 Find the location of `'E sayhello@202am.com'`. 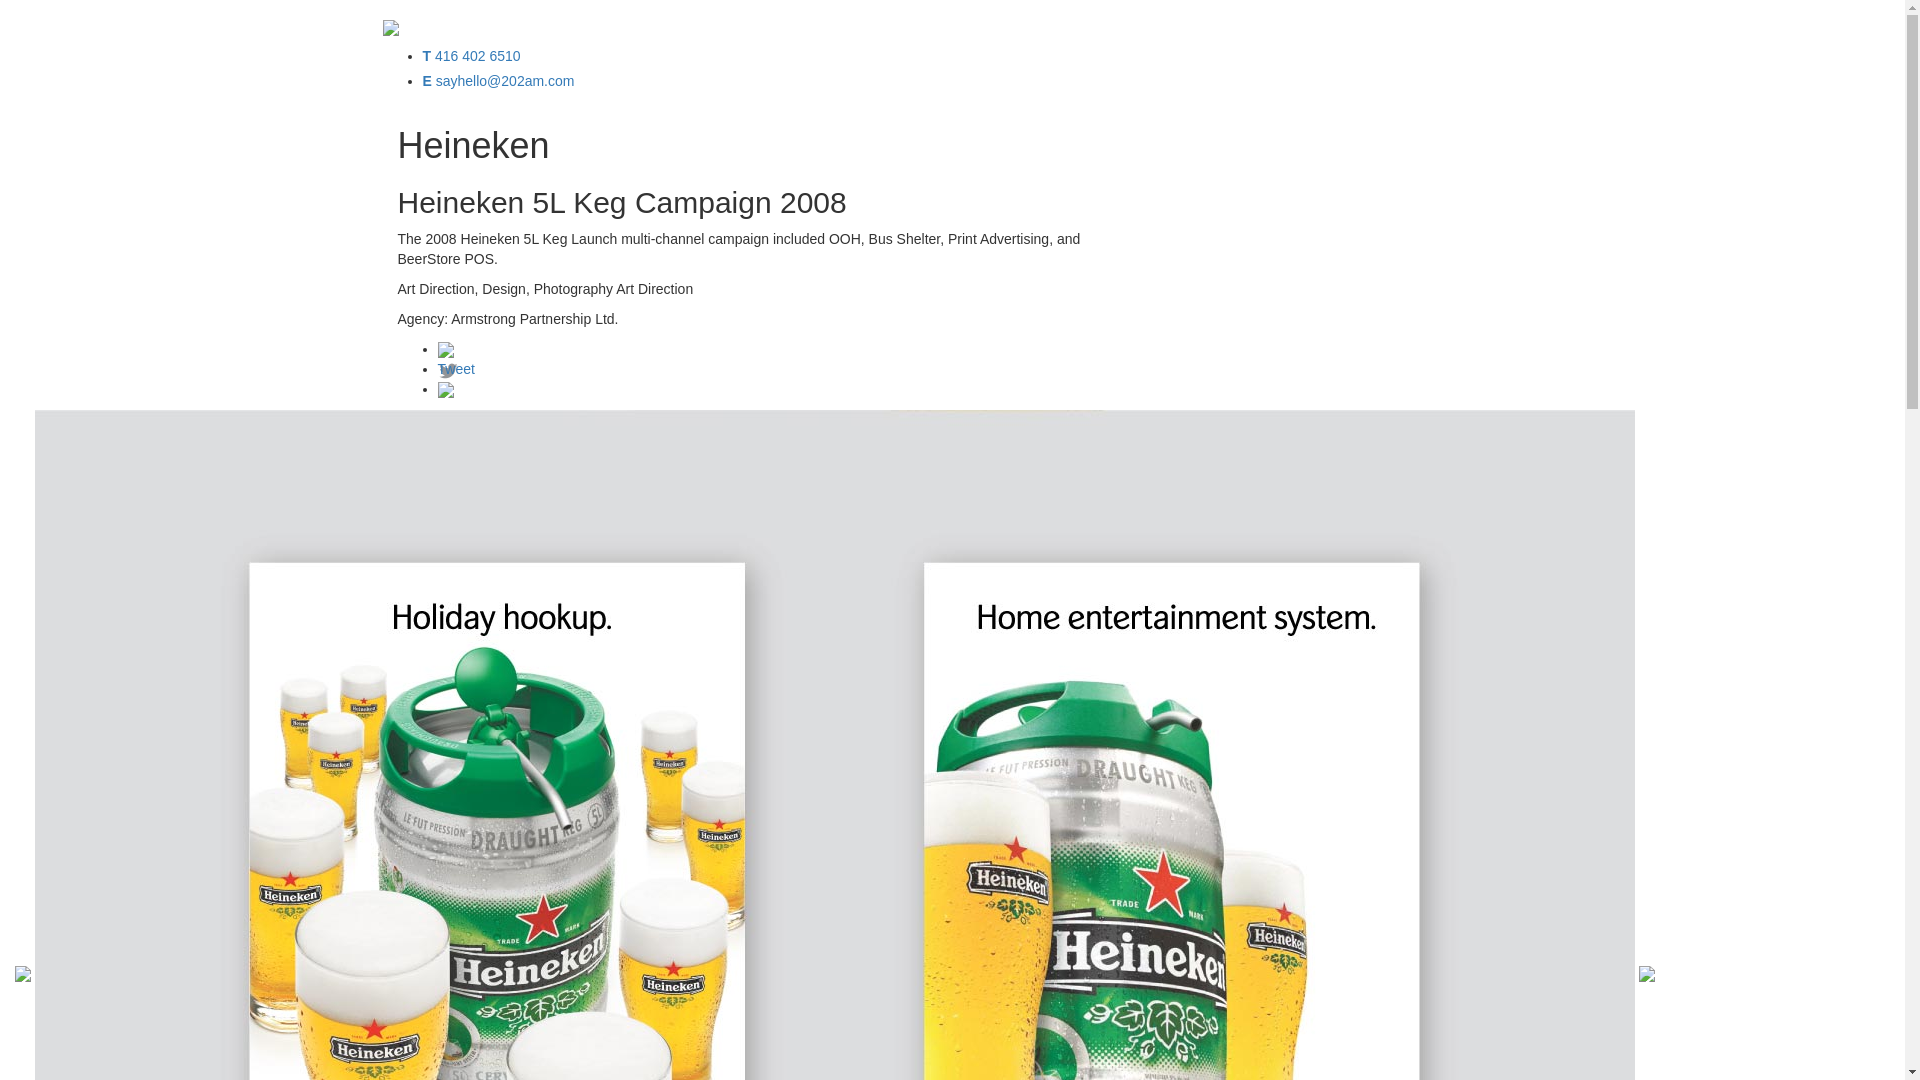

'E sayhello@202am.com' is located at coordinates (498, 80).